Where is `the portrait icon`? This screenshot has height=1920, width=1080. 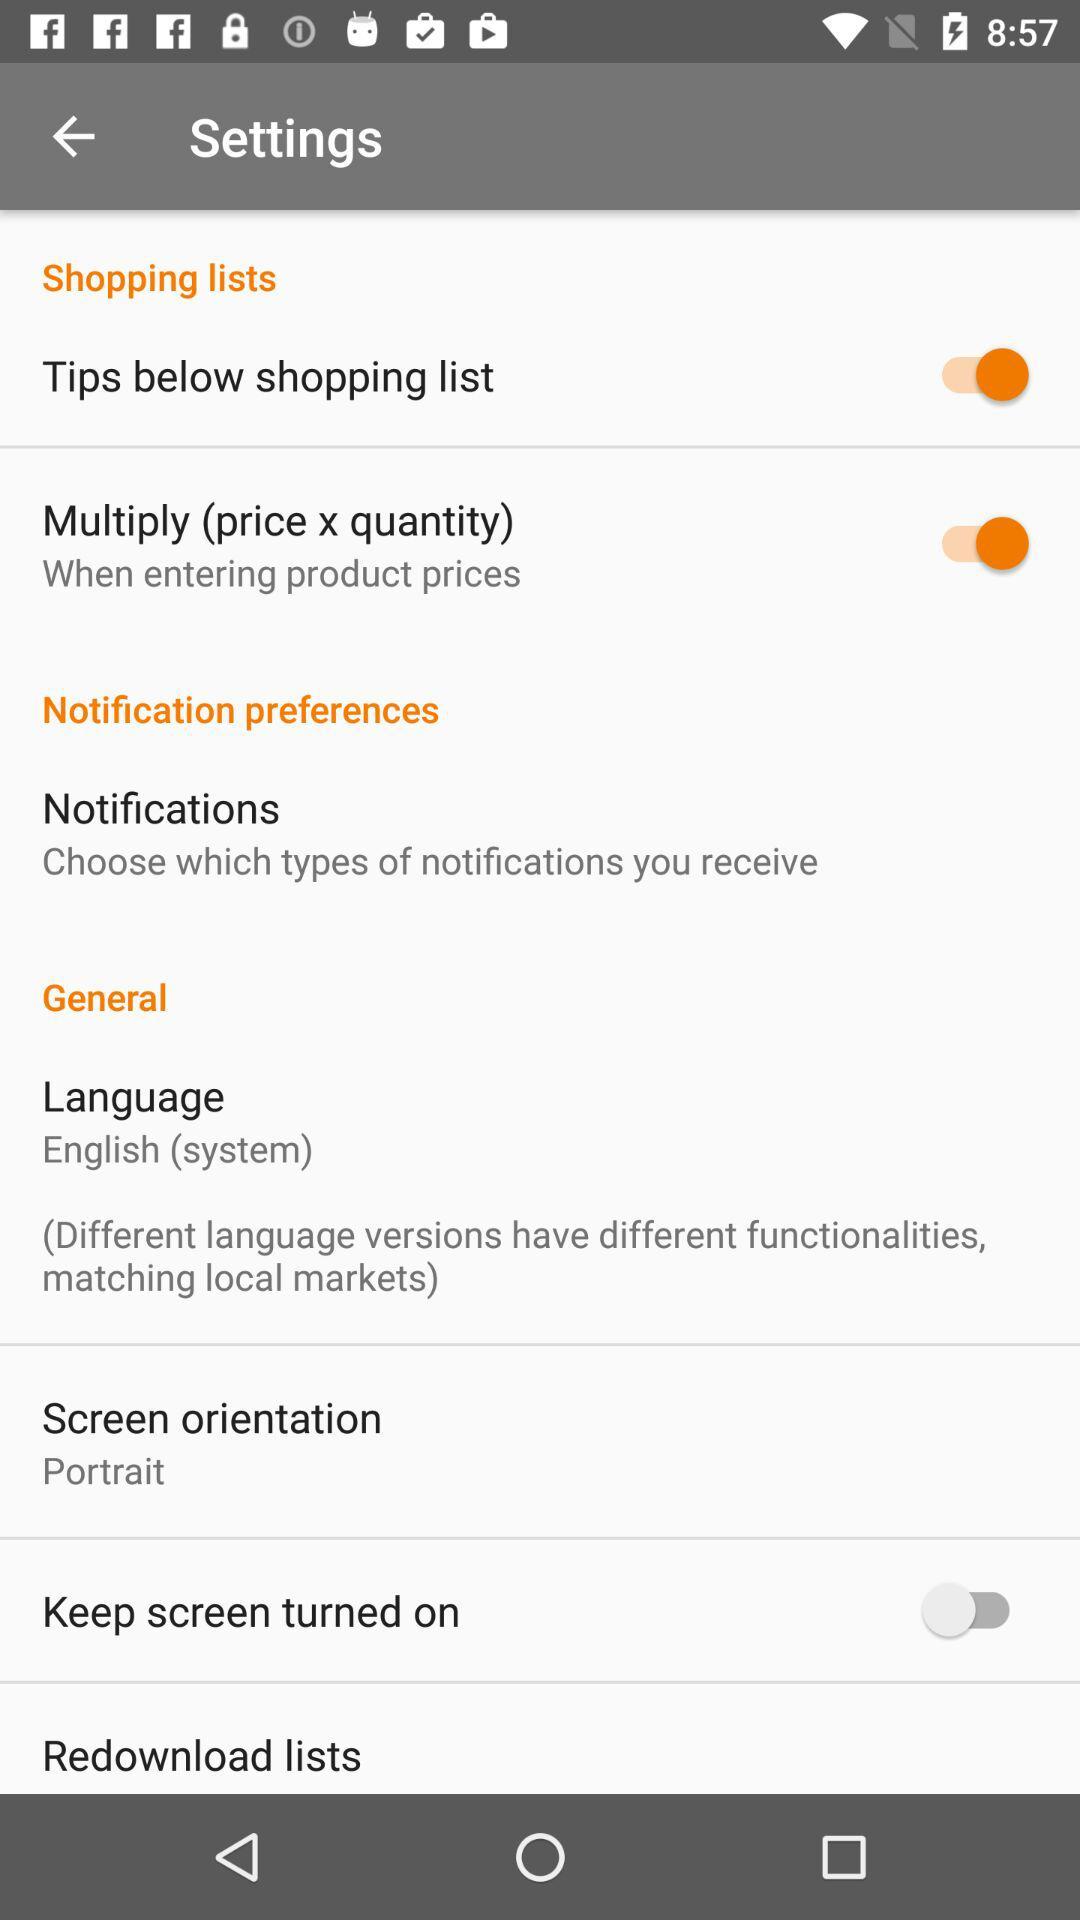 the portrait icon is located at coordinates (103, 1469).